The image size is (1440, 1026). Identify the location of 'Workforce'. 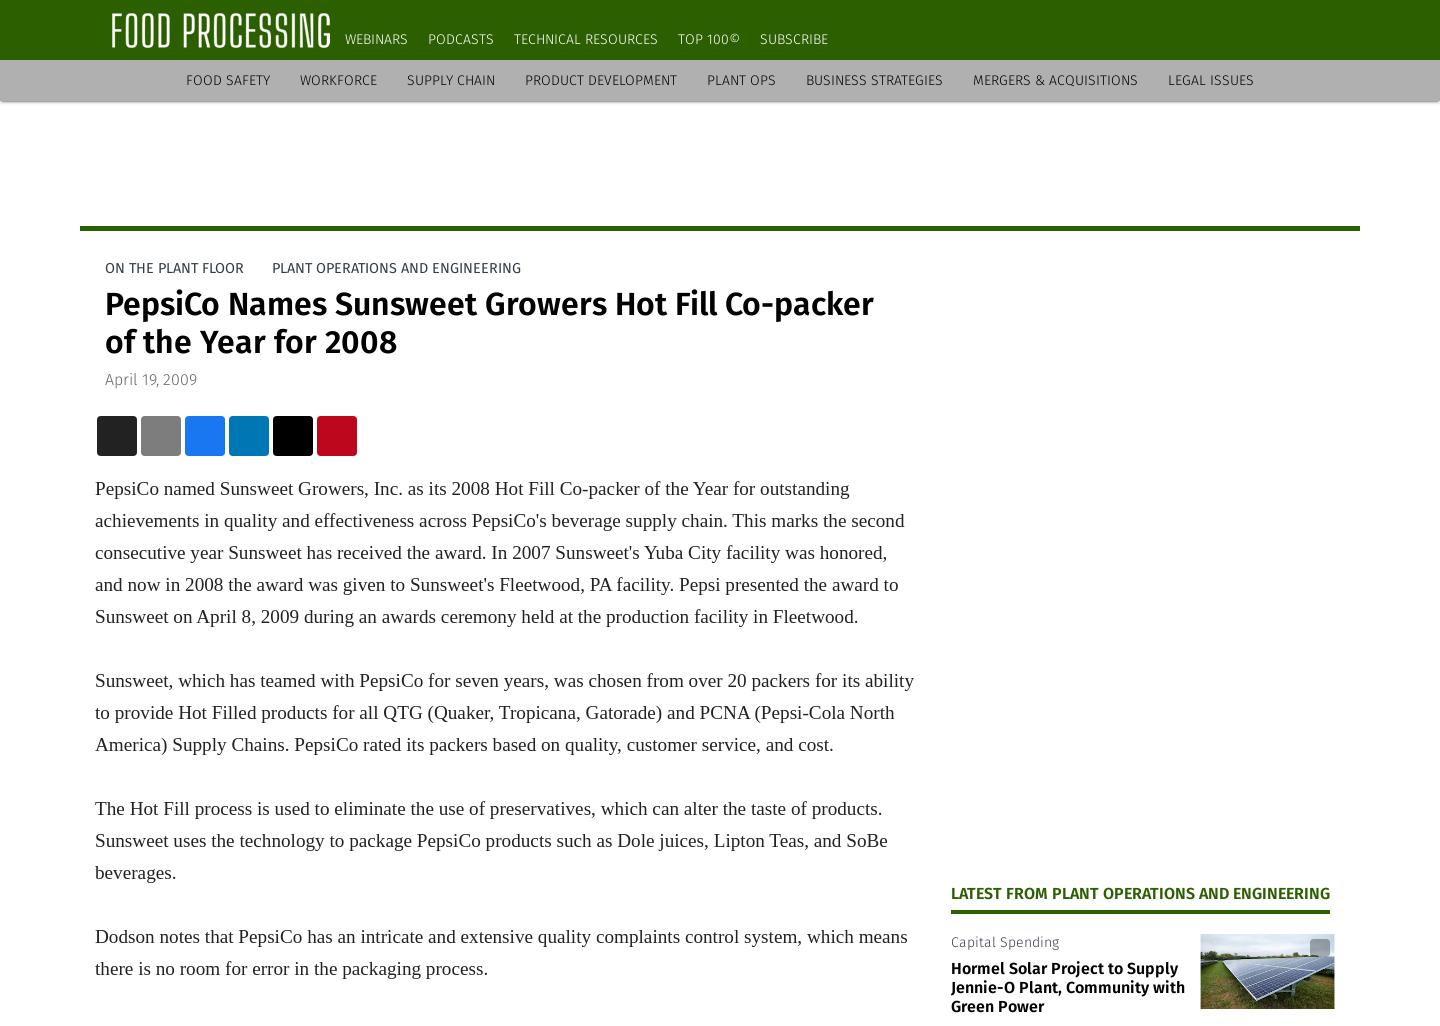
(338, 79).